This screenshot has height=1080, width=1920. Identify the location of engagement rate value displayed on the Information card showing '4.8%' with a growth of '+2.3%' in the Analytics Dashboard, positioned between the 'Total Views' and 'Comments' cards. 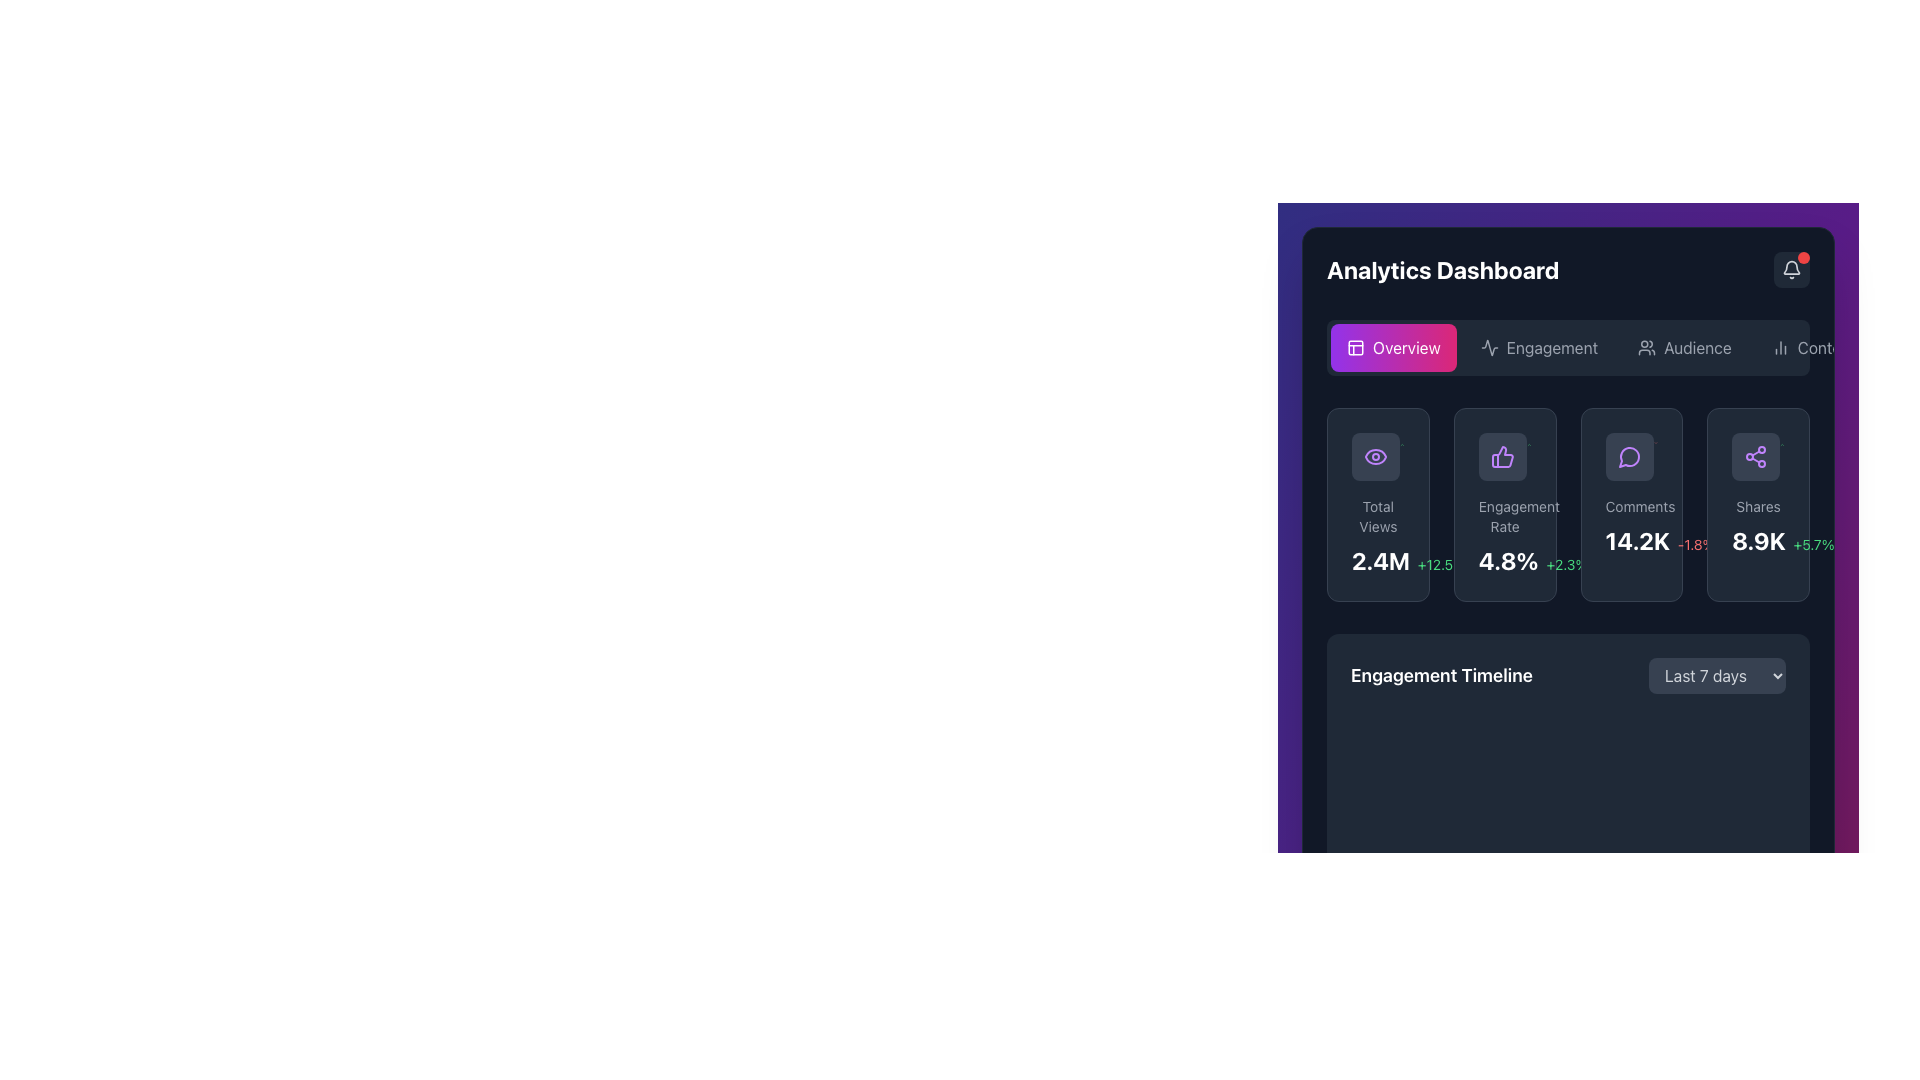
(1505, 504).